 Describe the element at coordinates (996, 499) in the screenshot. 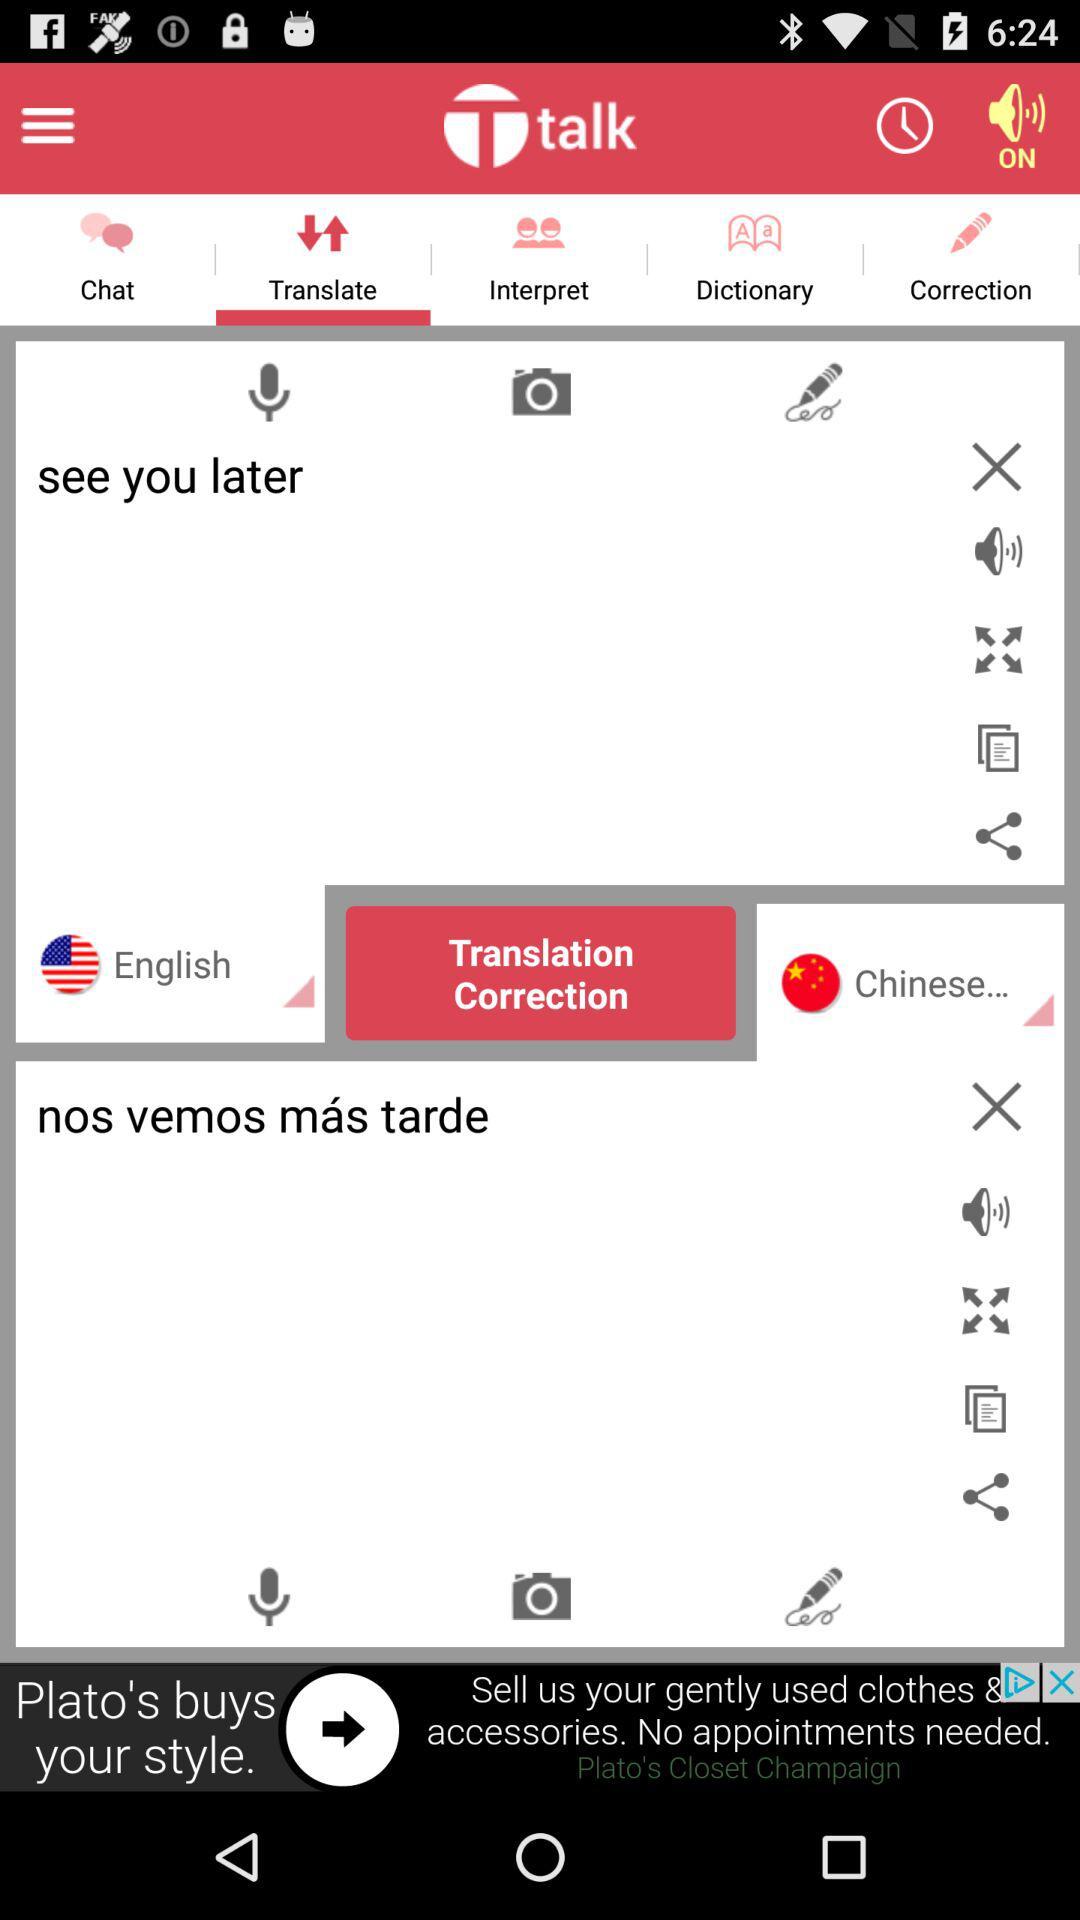

I see `the close icon` at that location.